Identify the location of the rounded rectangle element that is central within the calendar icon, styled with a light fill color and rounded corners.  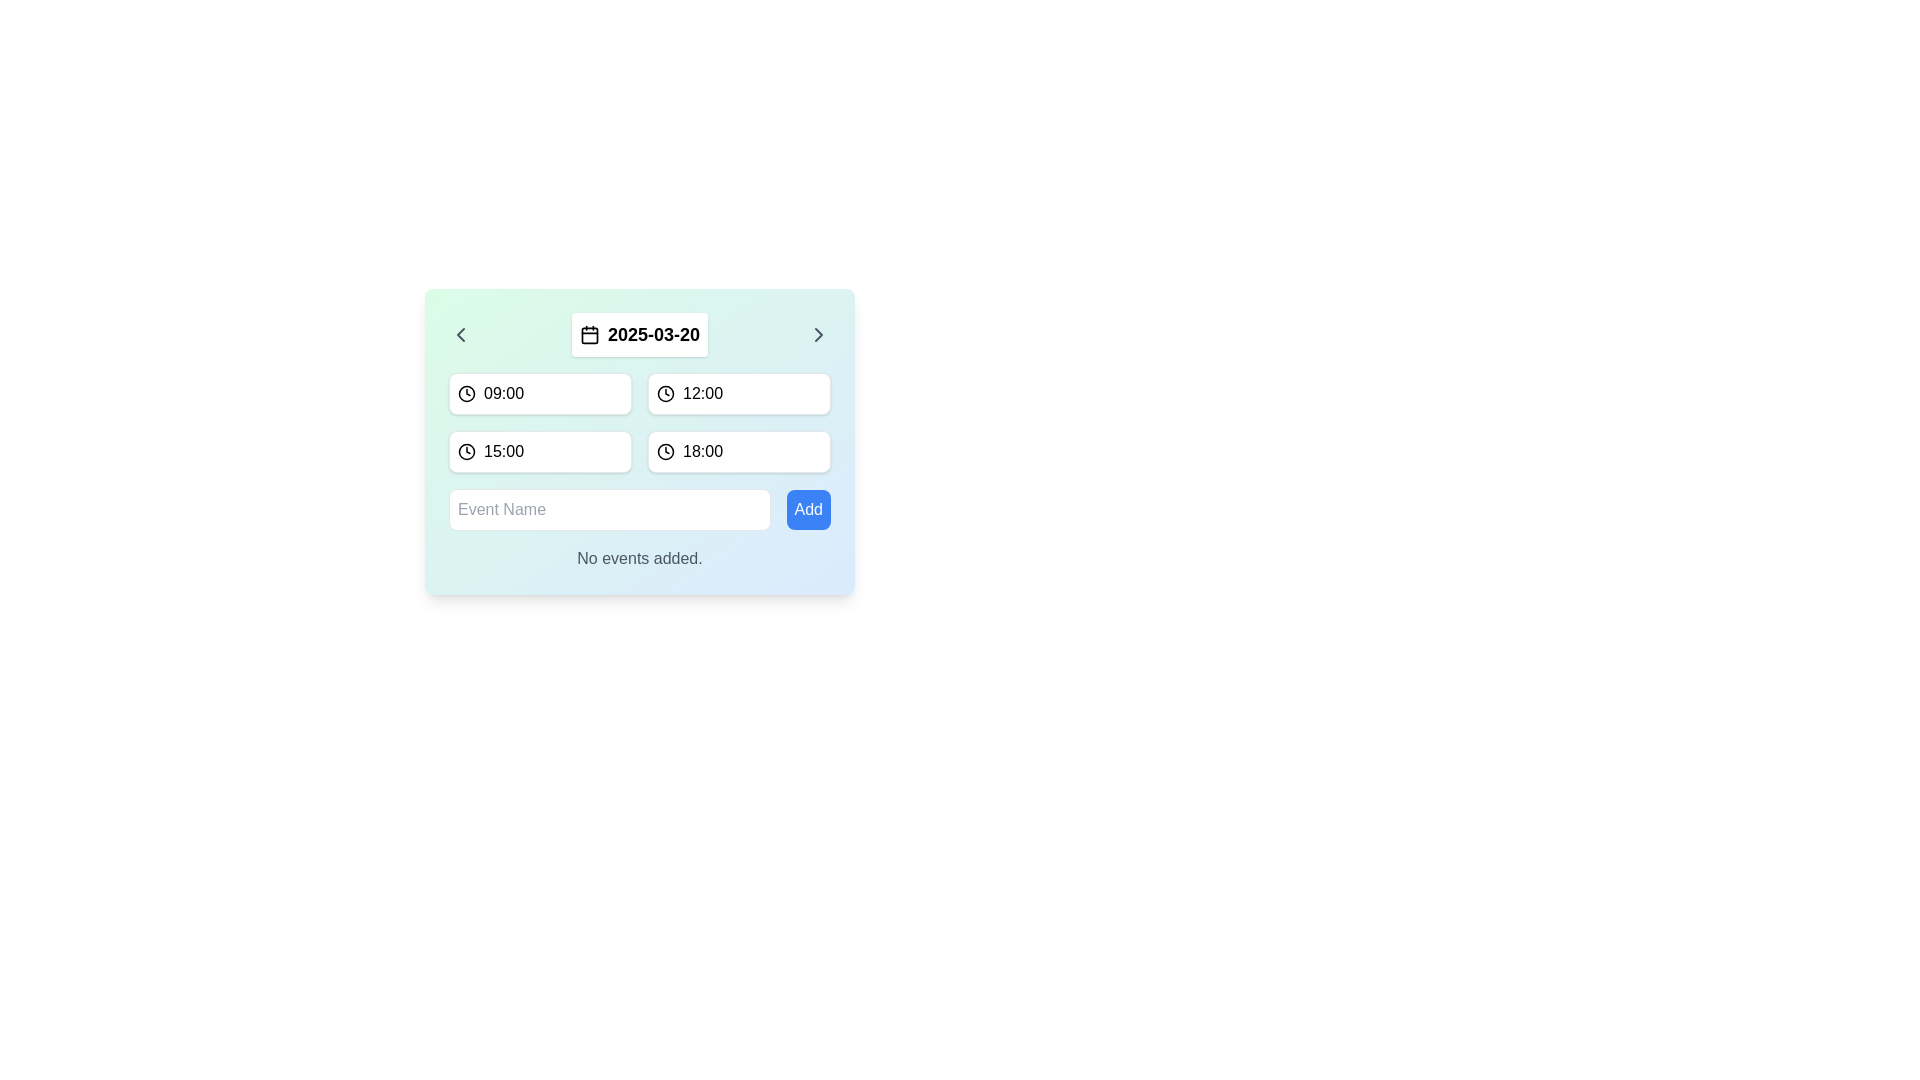
(589, 334).